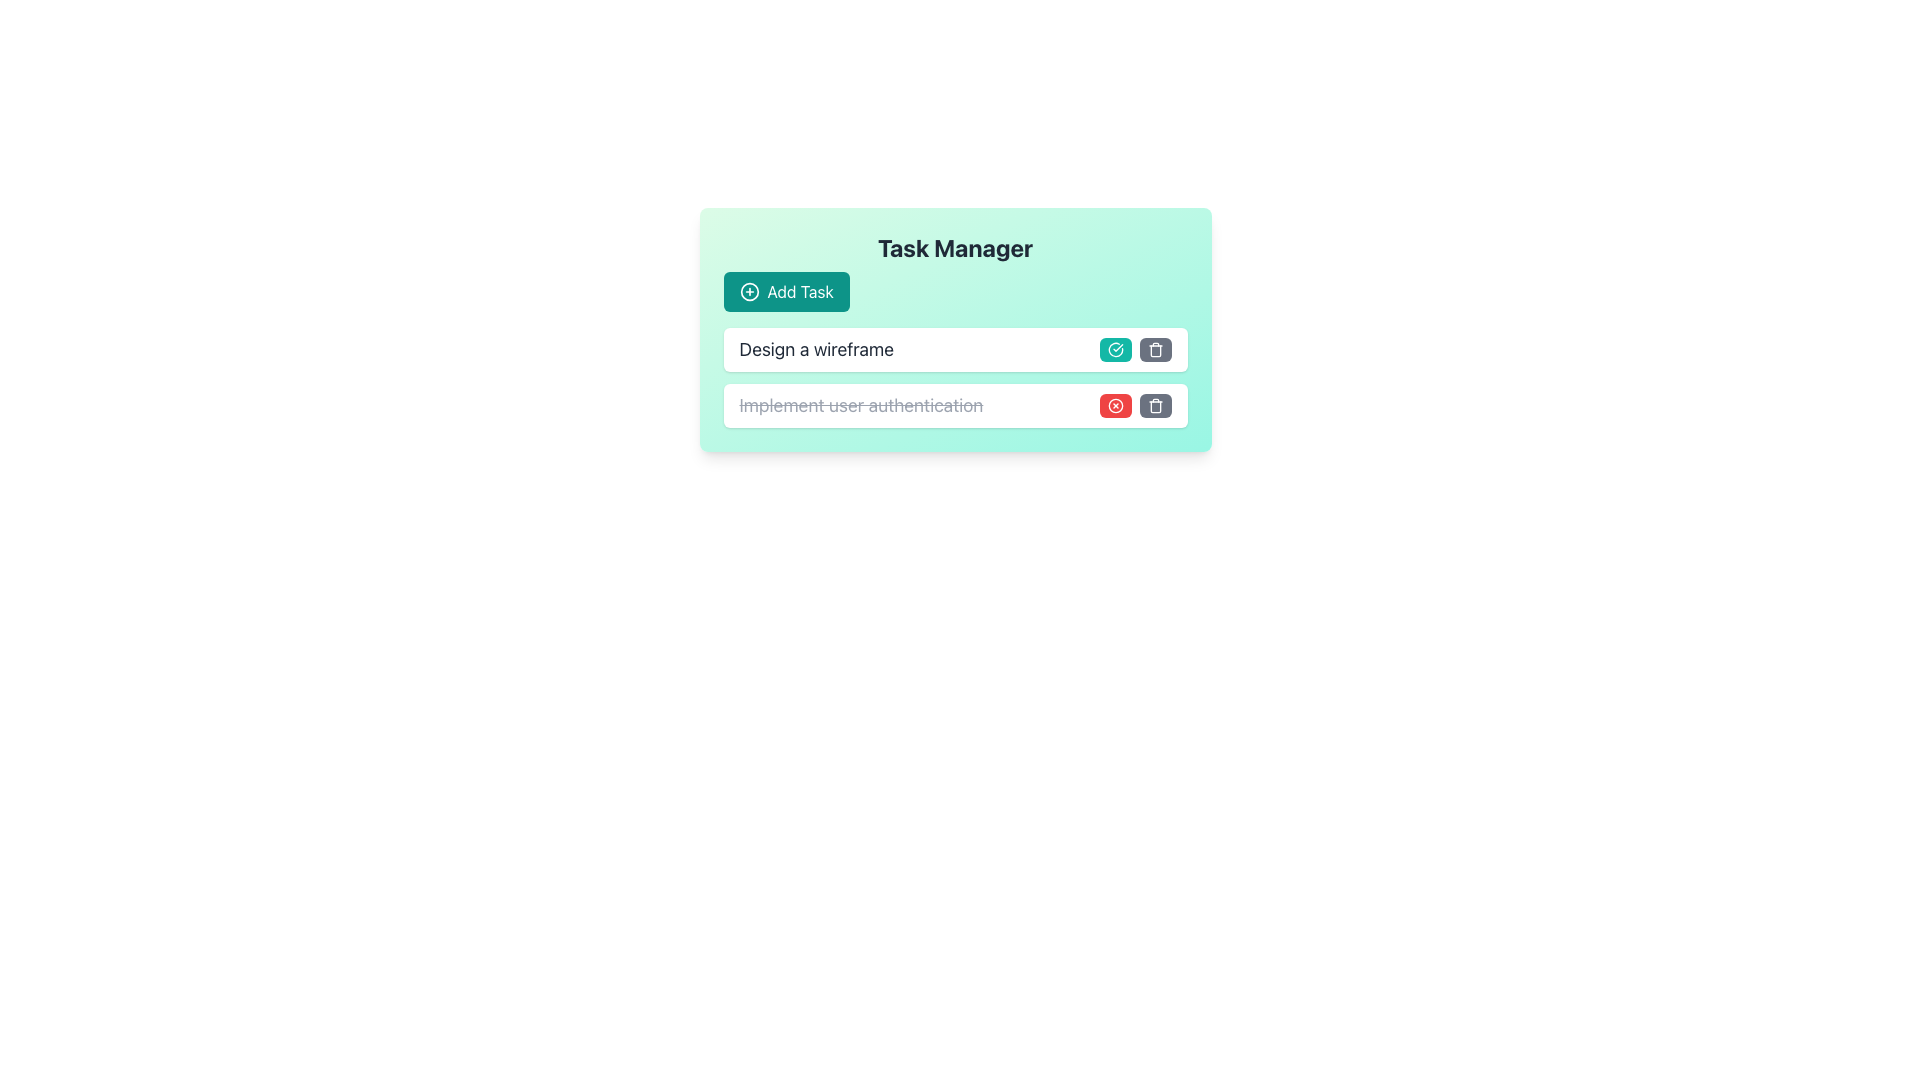  What do you see at coordinates (1155, 349) in the screenshot?
I see `the trash can icon on the gray rounded button at the right end of the second task row labeled 'Design a wireframe'` at bounding box center [1155, 349].